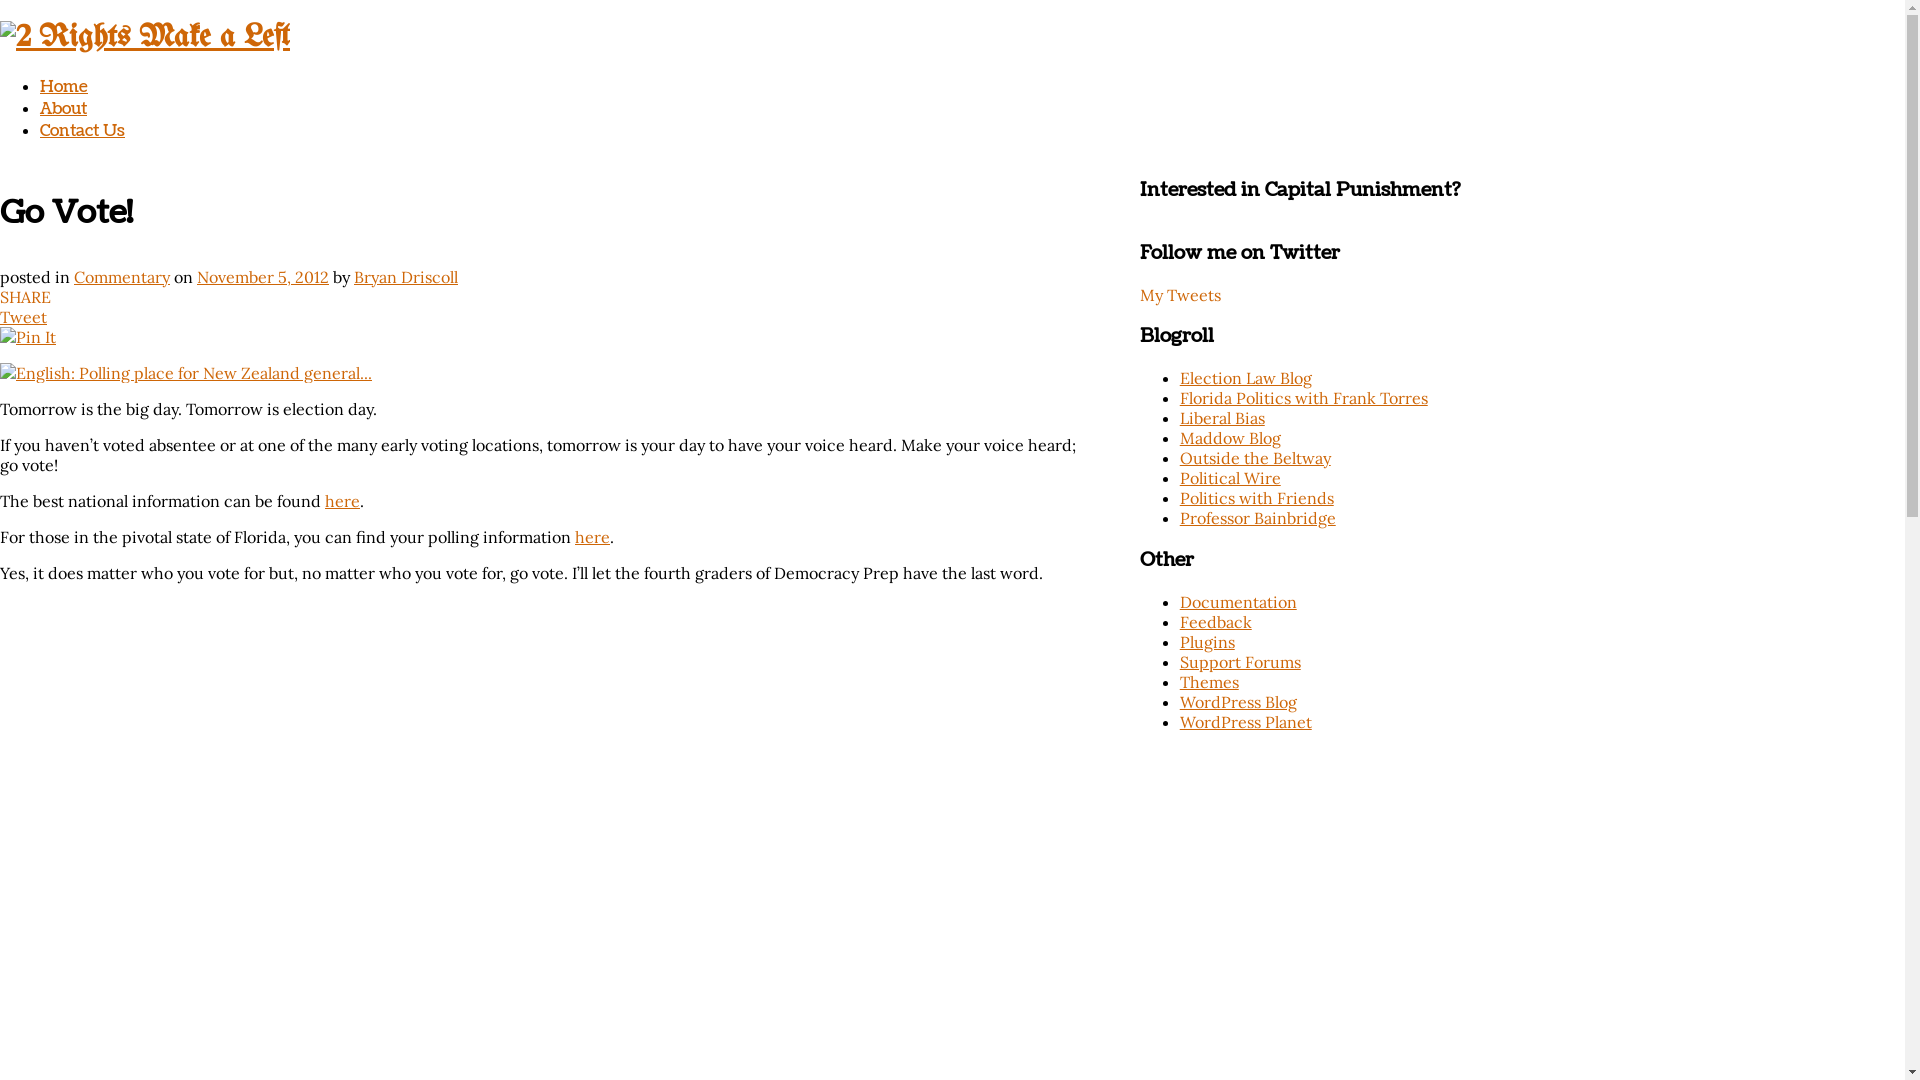 This screenshot has height=1080, width=1920. Describe the element at coordinates (81, 131) in the screenshot. I see `'Contact Us'` at that location.